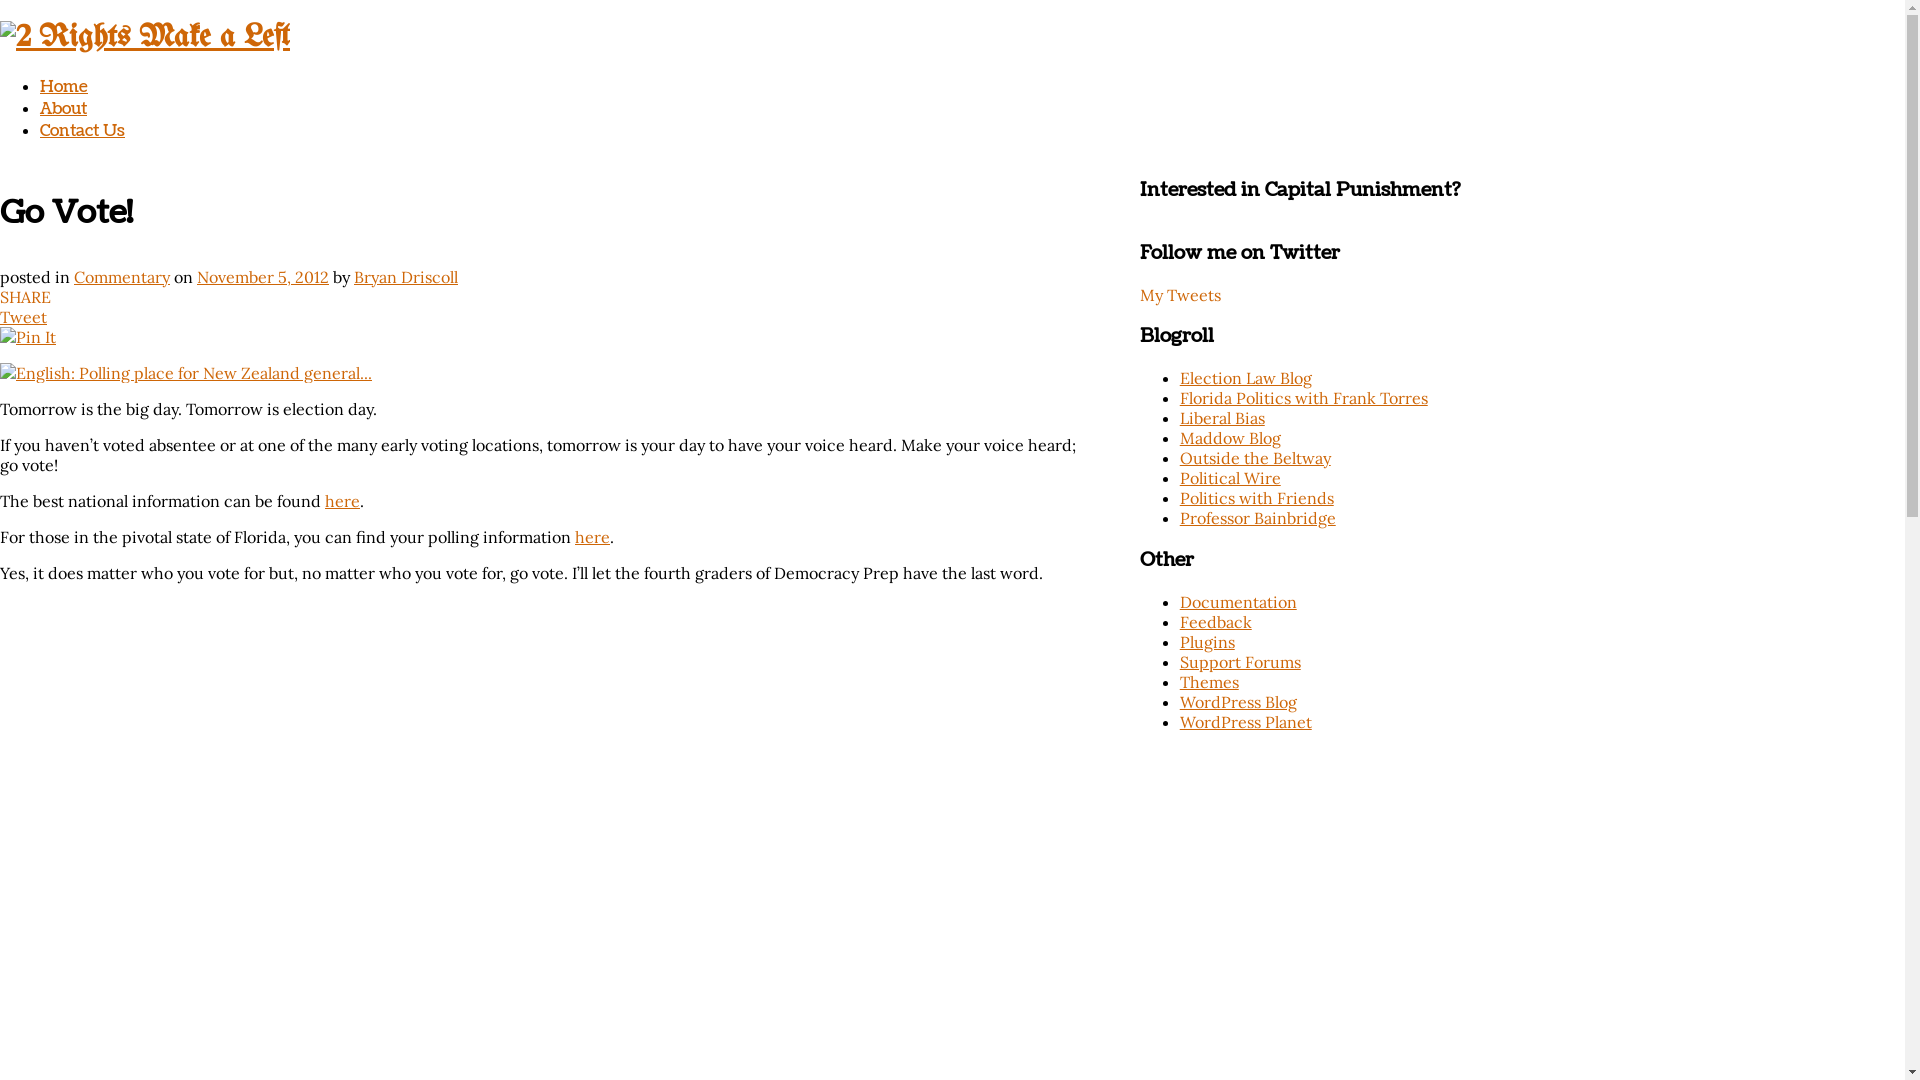 This screenshot has height=1080, width=1920. Describe the element at coordinates (81, 131) in the screenshot. I see `'Contact Us'` at that location.